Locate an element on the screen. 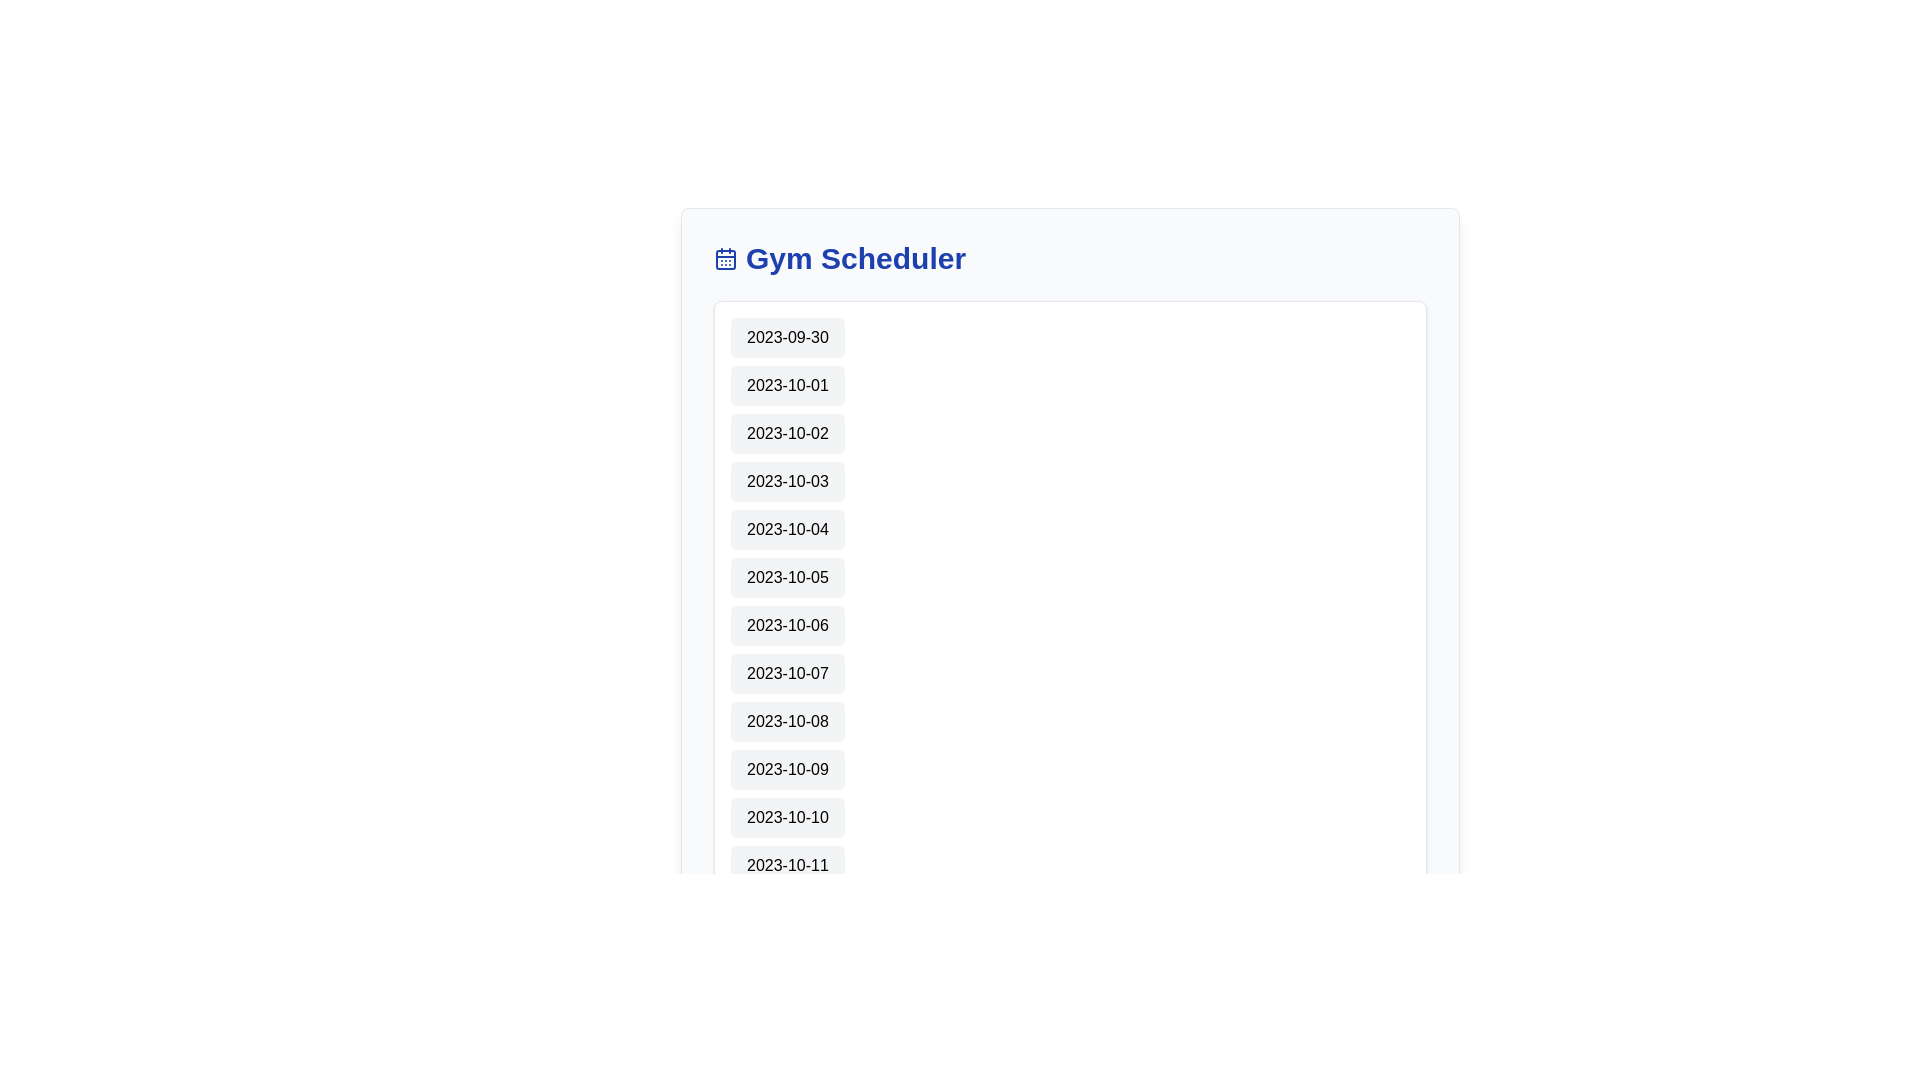 The height and width of the screenshot is (1080, 1920). assistive tools is located at coordinates (724, 257).